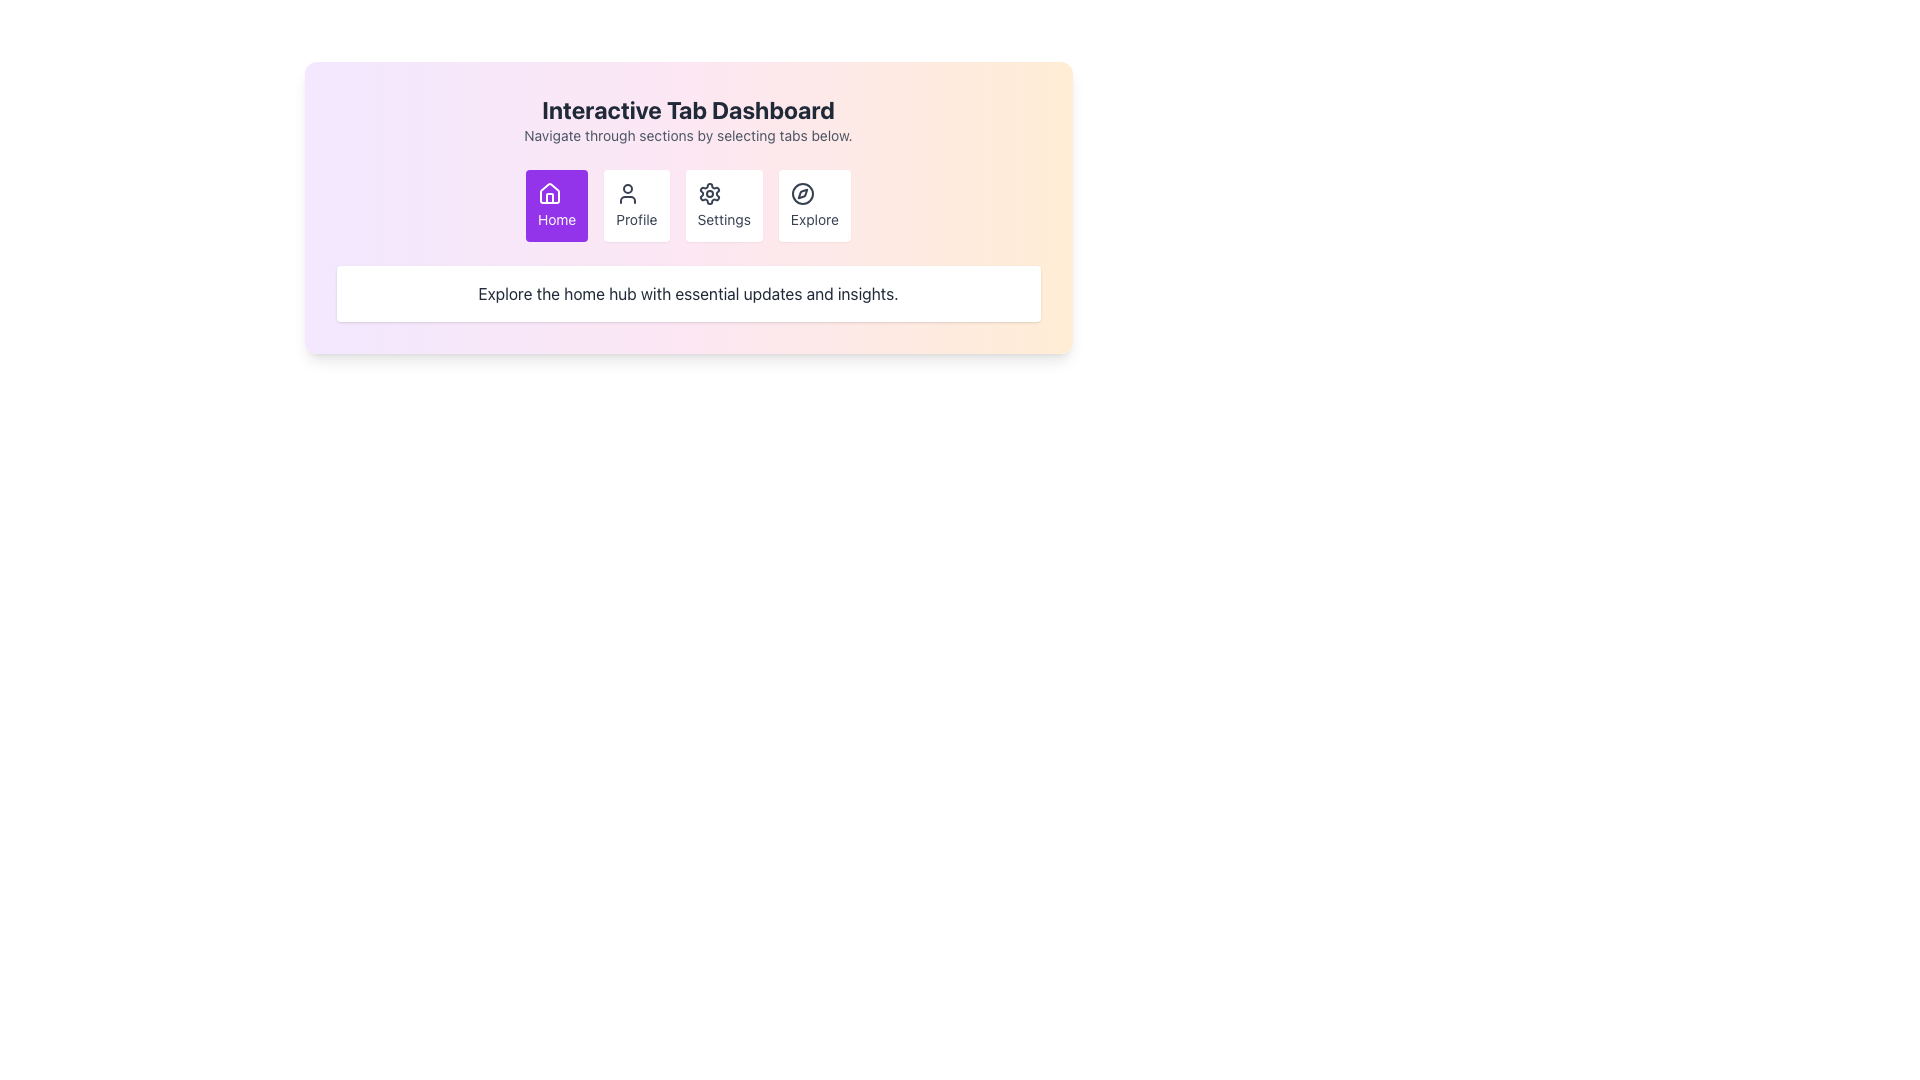 This screenshot has width=1920, height=1080. Describe the element at coordinates (802, 193) in the screenshot. I see `the compass icon representing the 'Explore' feature, which is located in the upper-right section of a rounded button labeled 'Explore'` at that location.